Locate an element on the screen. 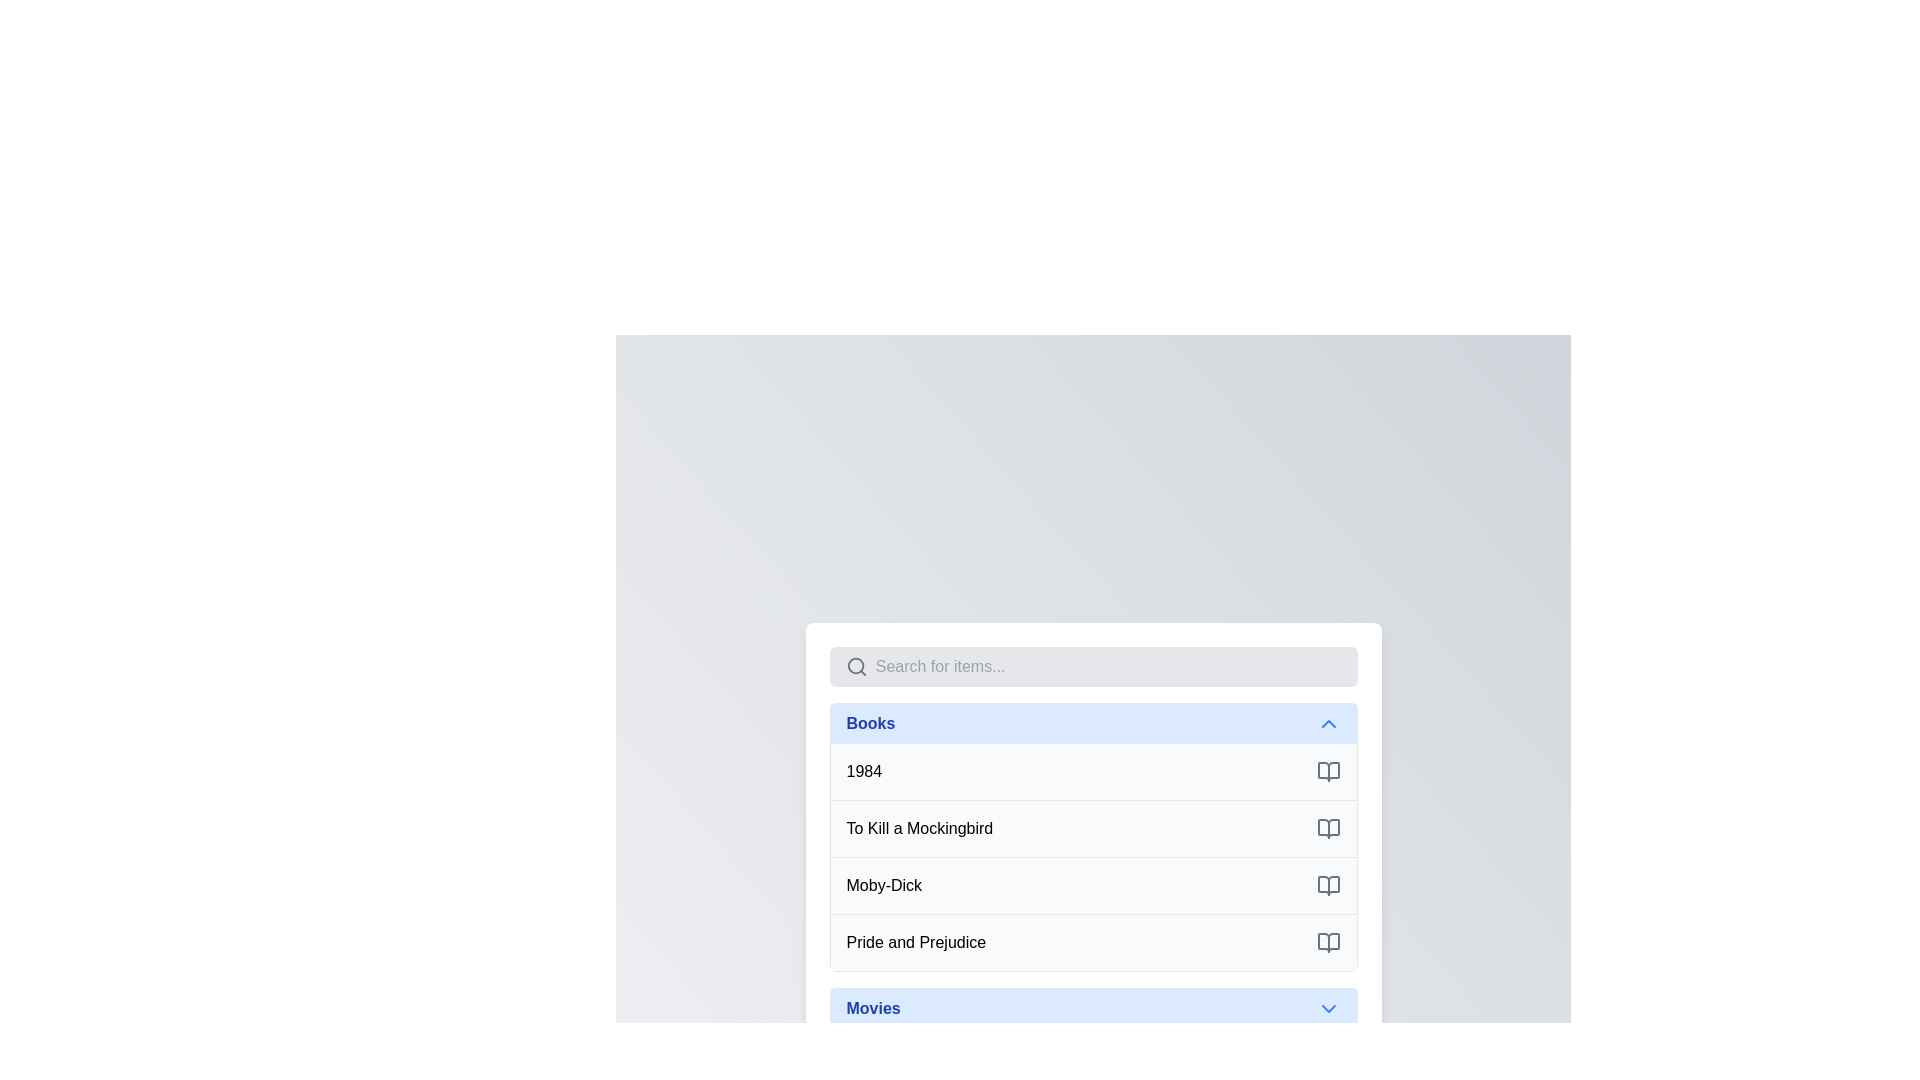  the circle within the magnifying glass icon located to the left of the 'Search for items...' input field is located at coordinates (855, 665).